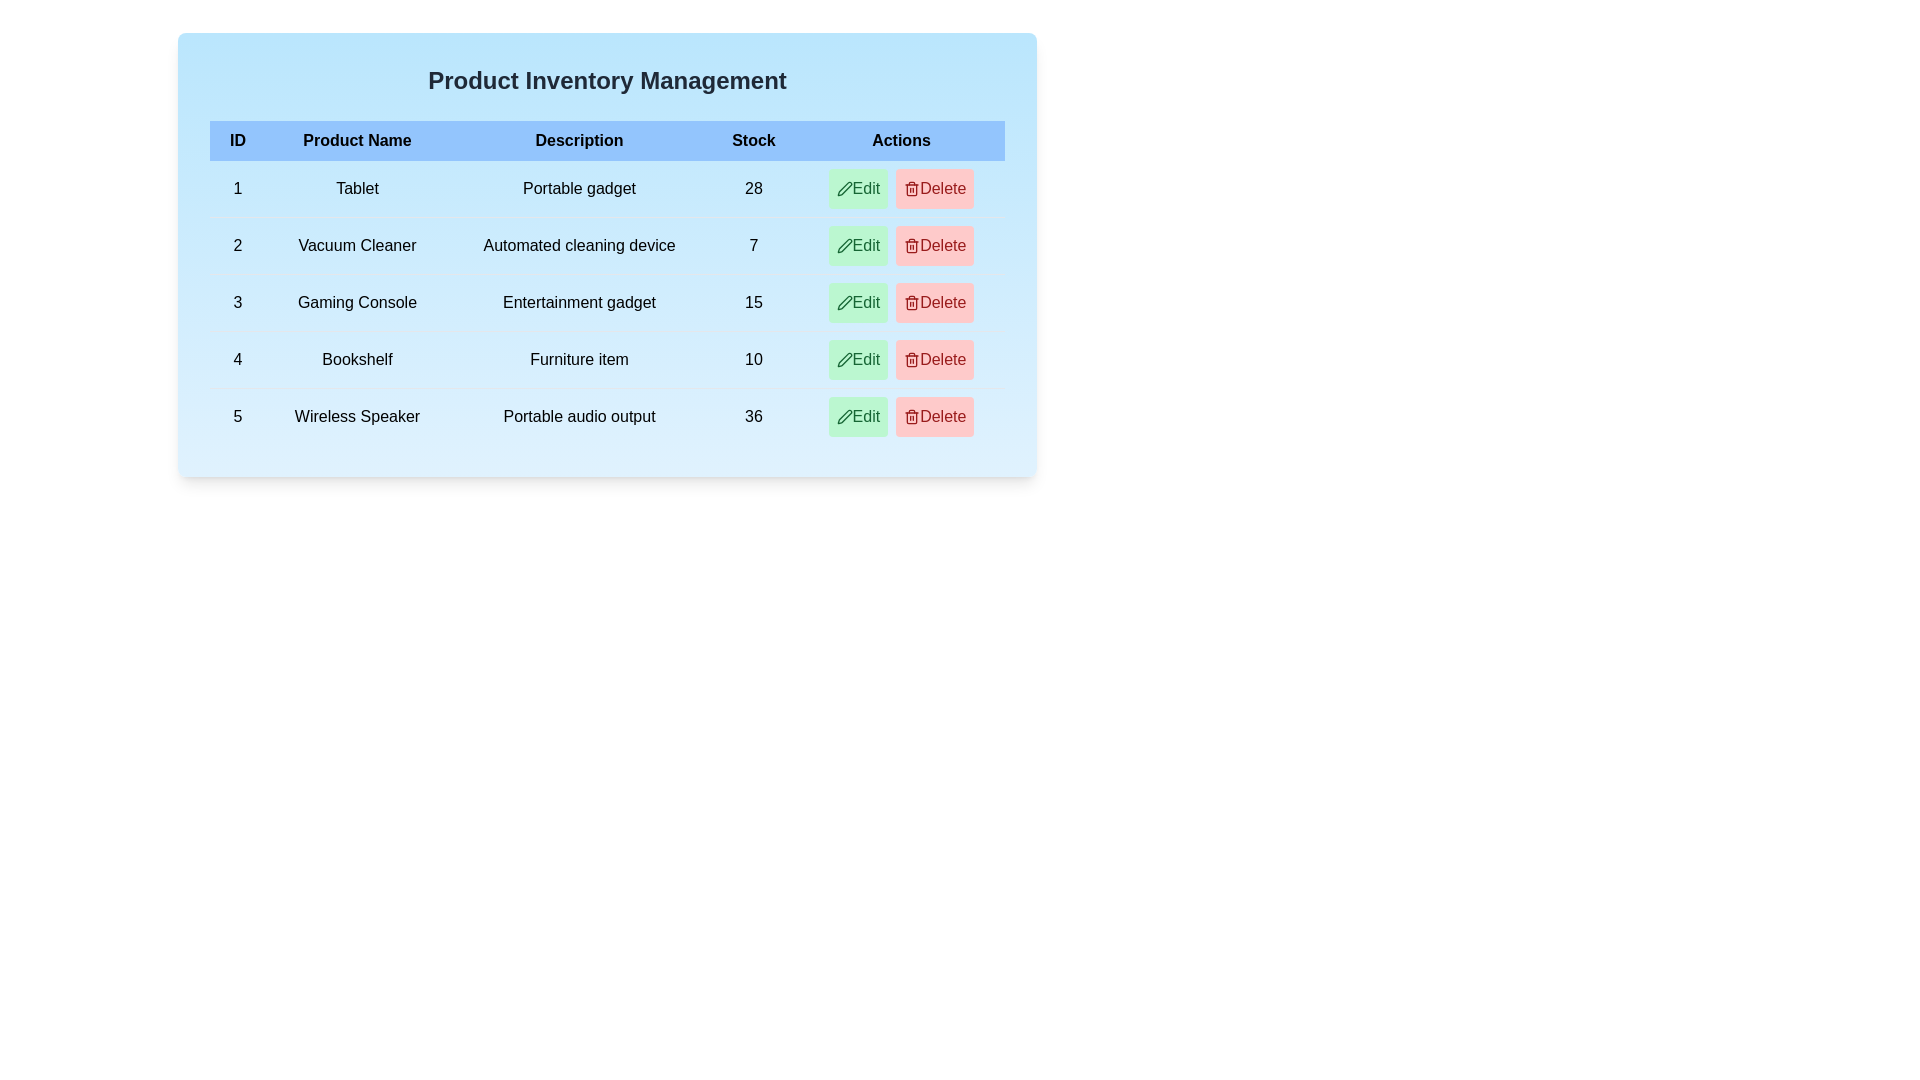  I want to click on the Text Label in the Description column of the first row of the table, which categorizes the item listed next to the 'Tablet' cell in the Product Name column, so click(578, 189).